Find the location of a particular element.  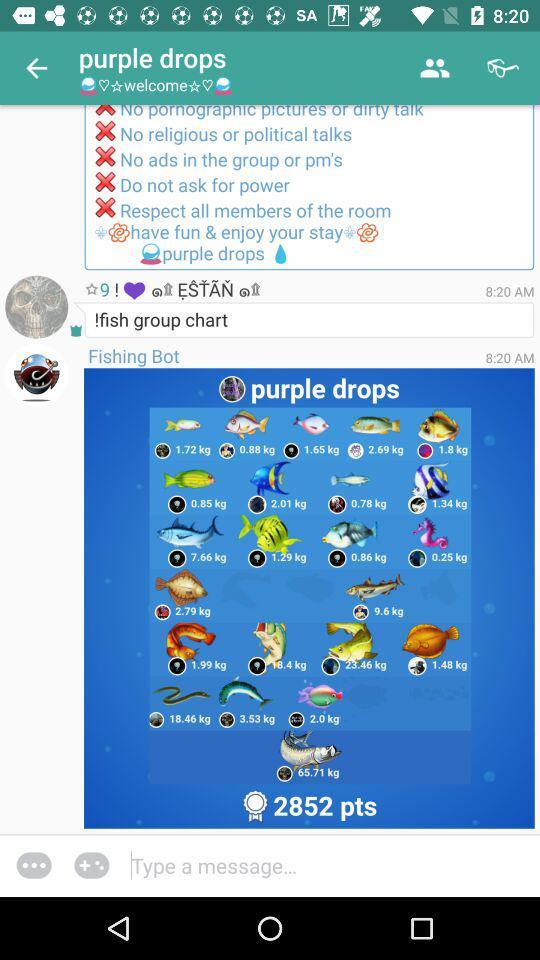

the item next to the purple drops is located at coordinates (36, 68).